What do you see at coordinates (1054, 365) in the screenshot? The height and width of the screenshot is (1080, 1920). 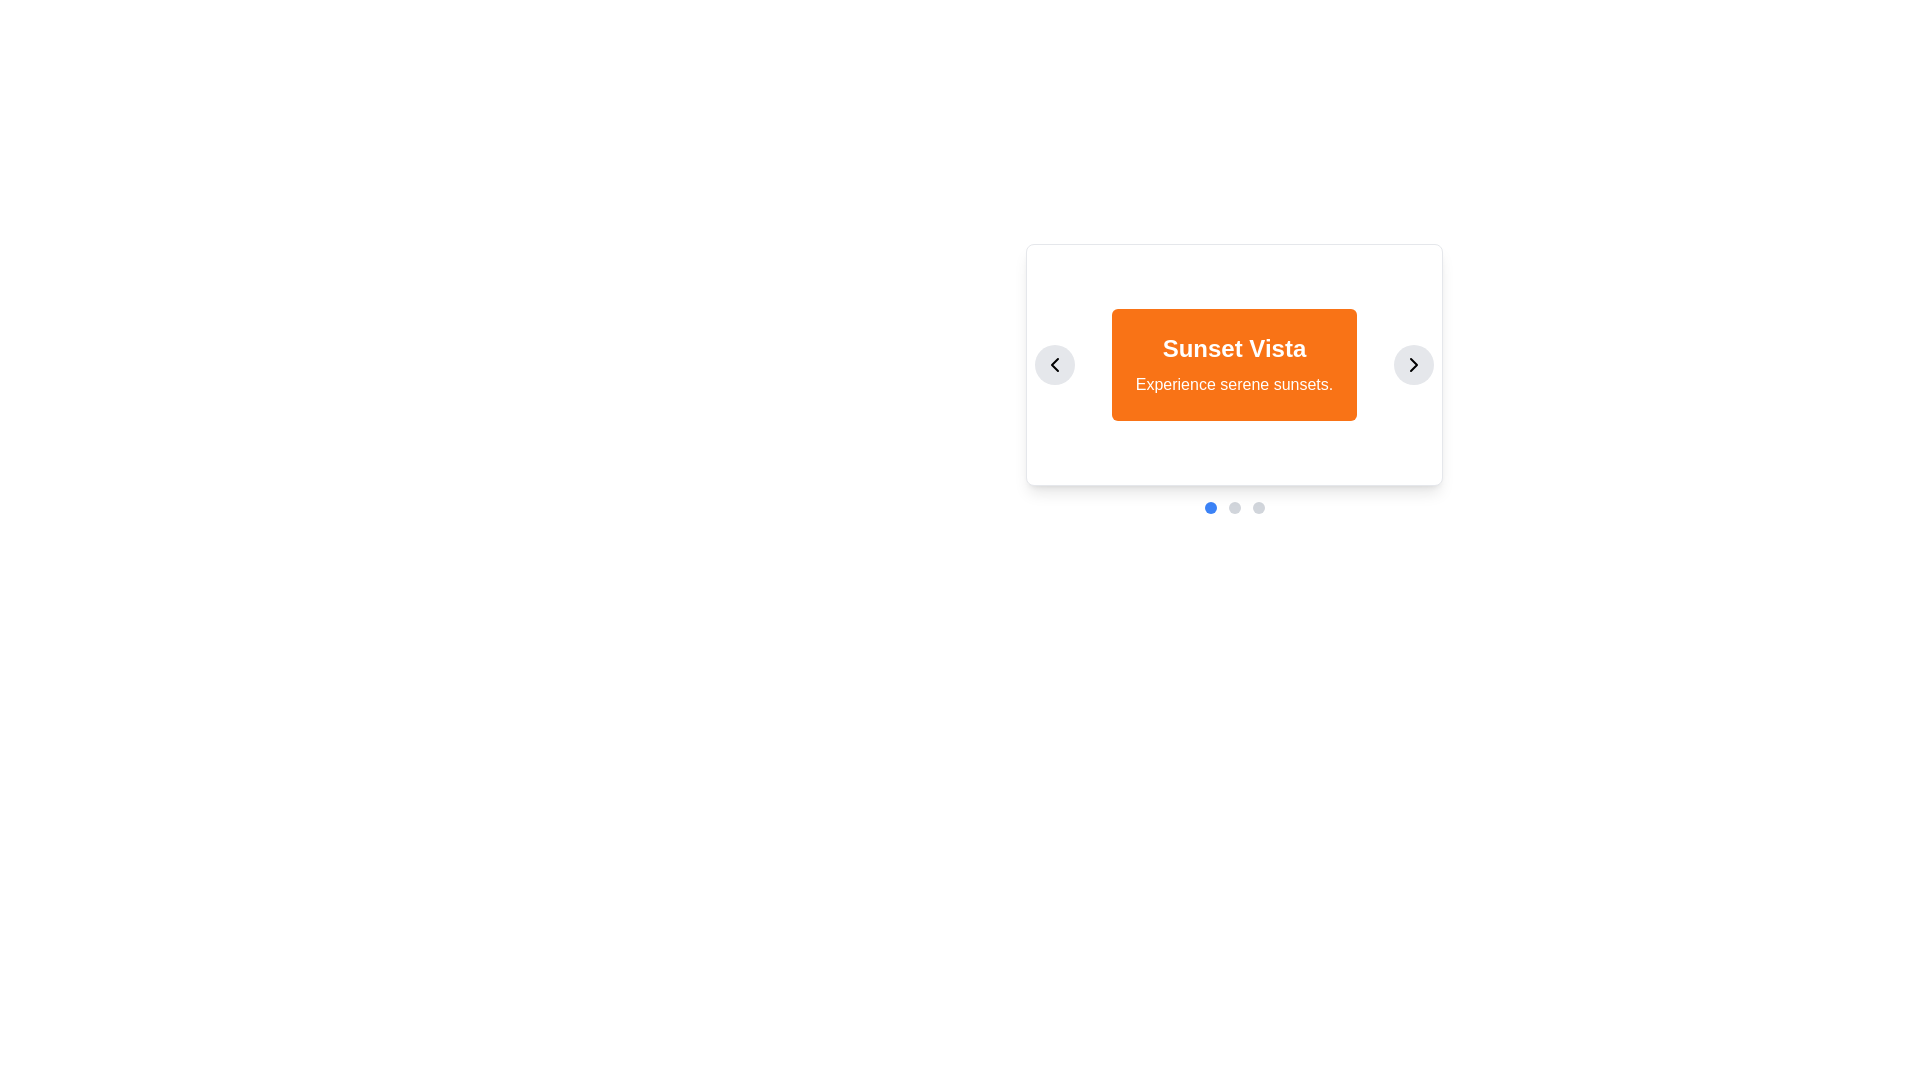 I see `the 'previous item' navigation icon in the carousel, which is the arrow-like SVG icon located to the left of the orange button labeled 'Sunset Vista'` at bounding box center [1054, 365].